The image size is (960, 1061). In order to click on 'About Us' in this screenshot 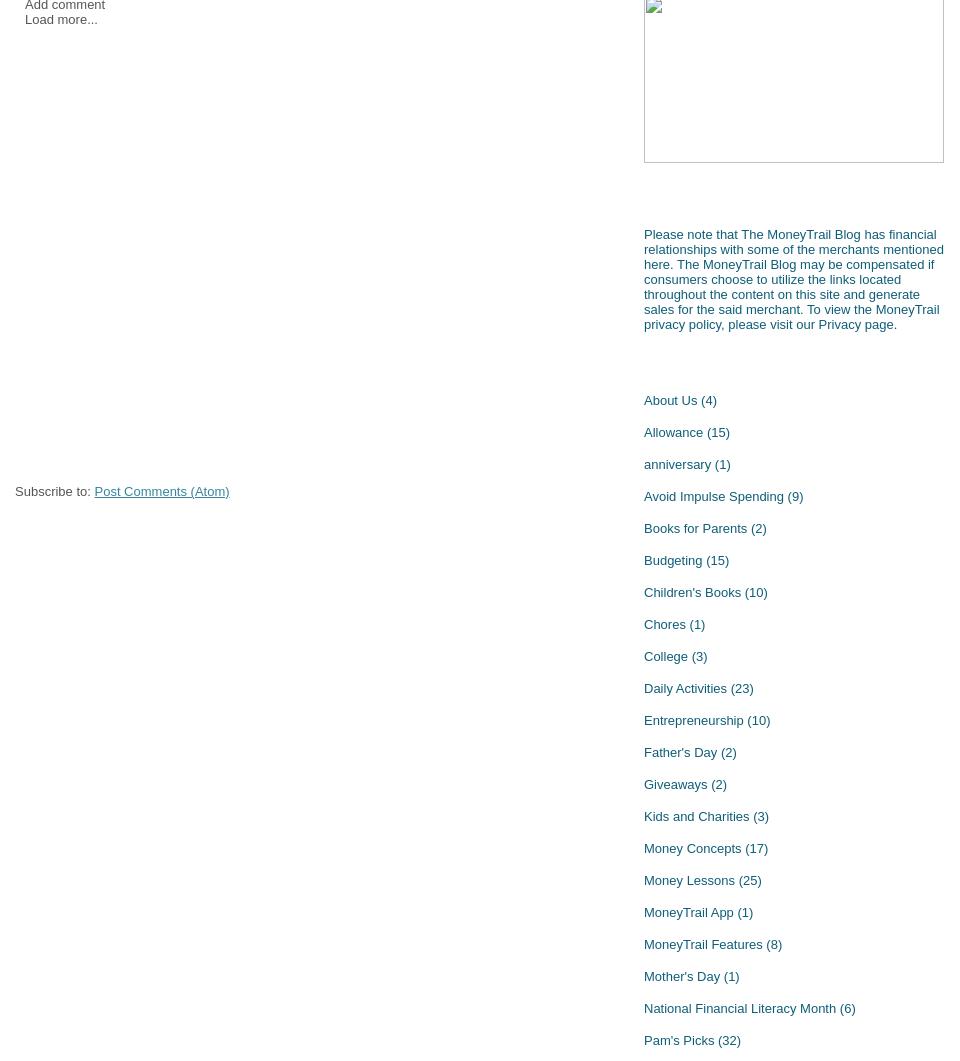, I will do `click(670, 399)`.